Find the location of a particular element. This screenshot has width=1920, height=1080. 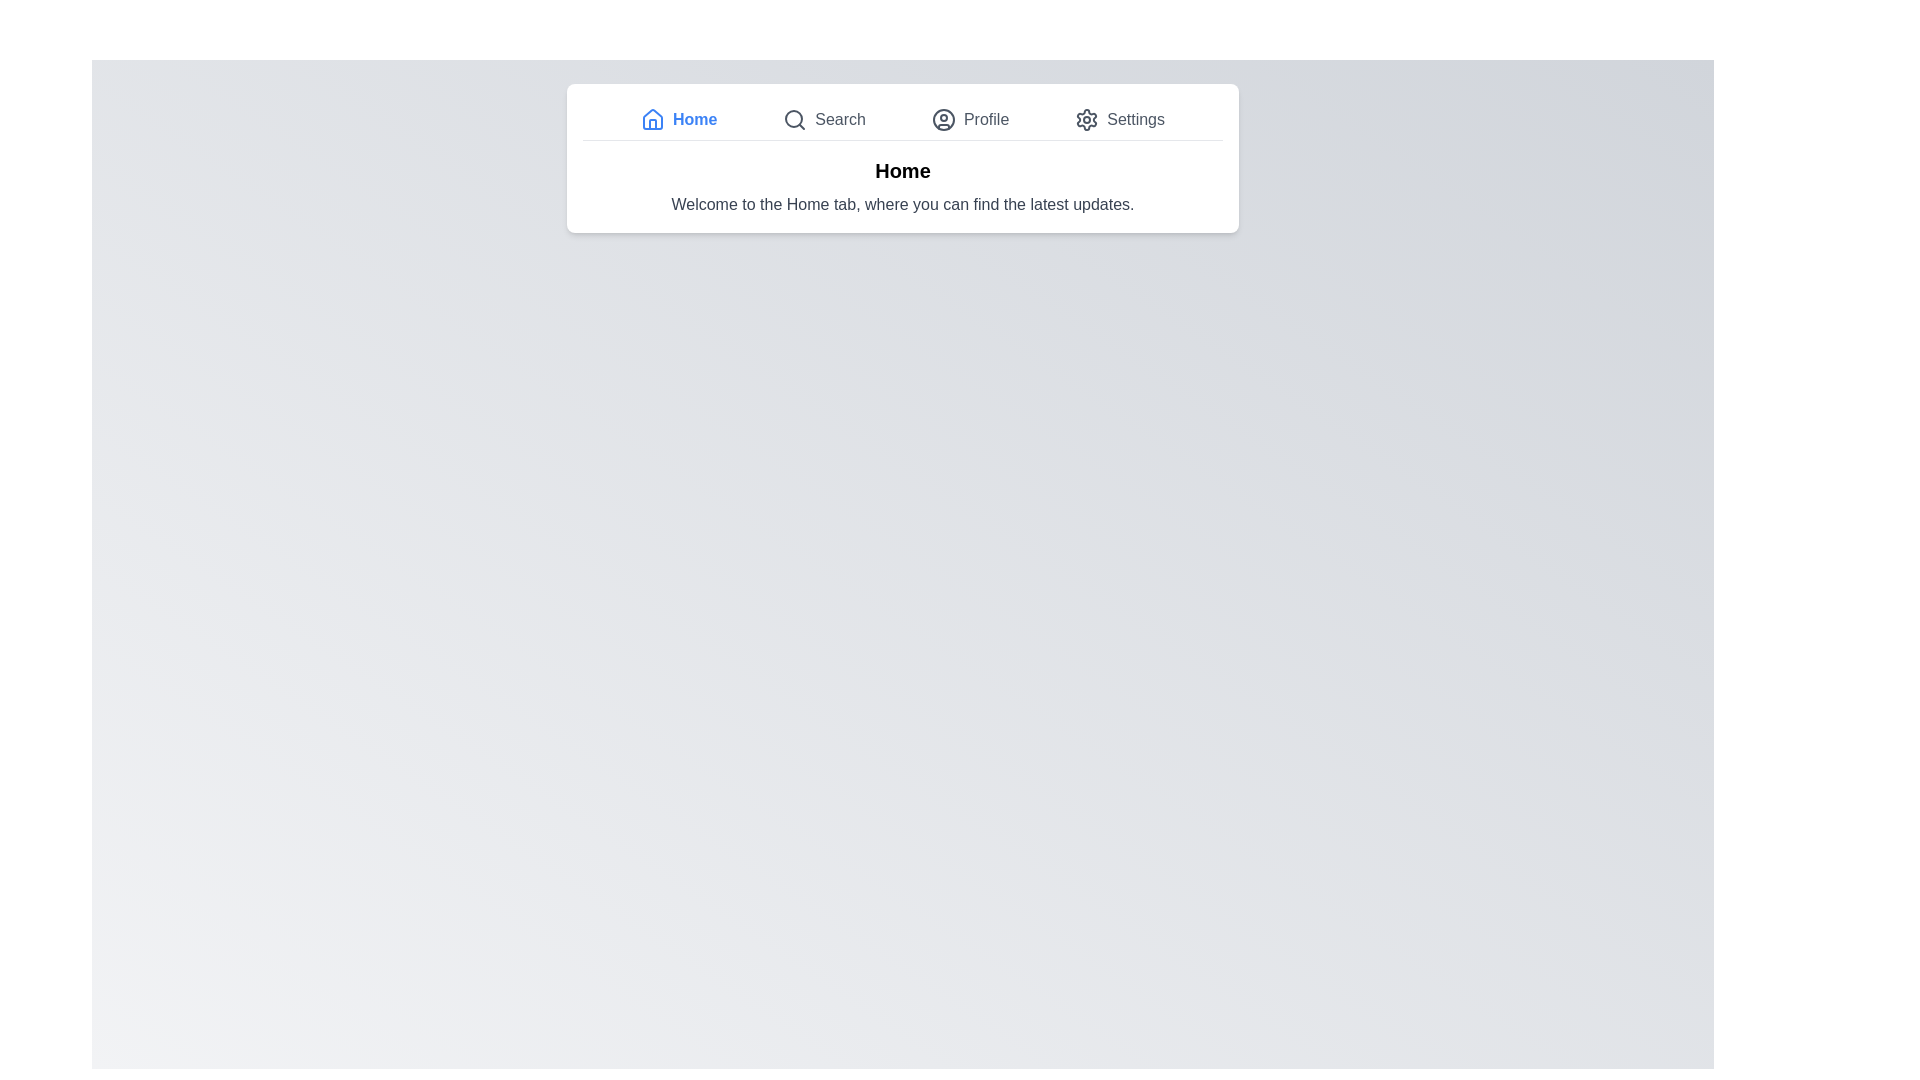

the navigation button that directs the user to the home page, located to the left of 'Search' and above the main content area is located at coordinates (679, 119).